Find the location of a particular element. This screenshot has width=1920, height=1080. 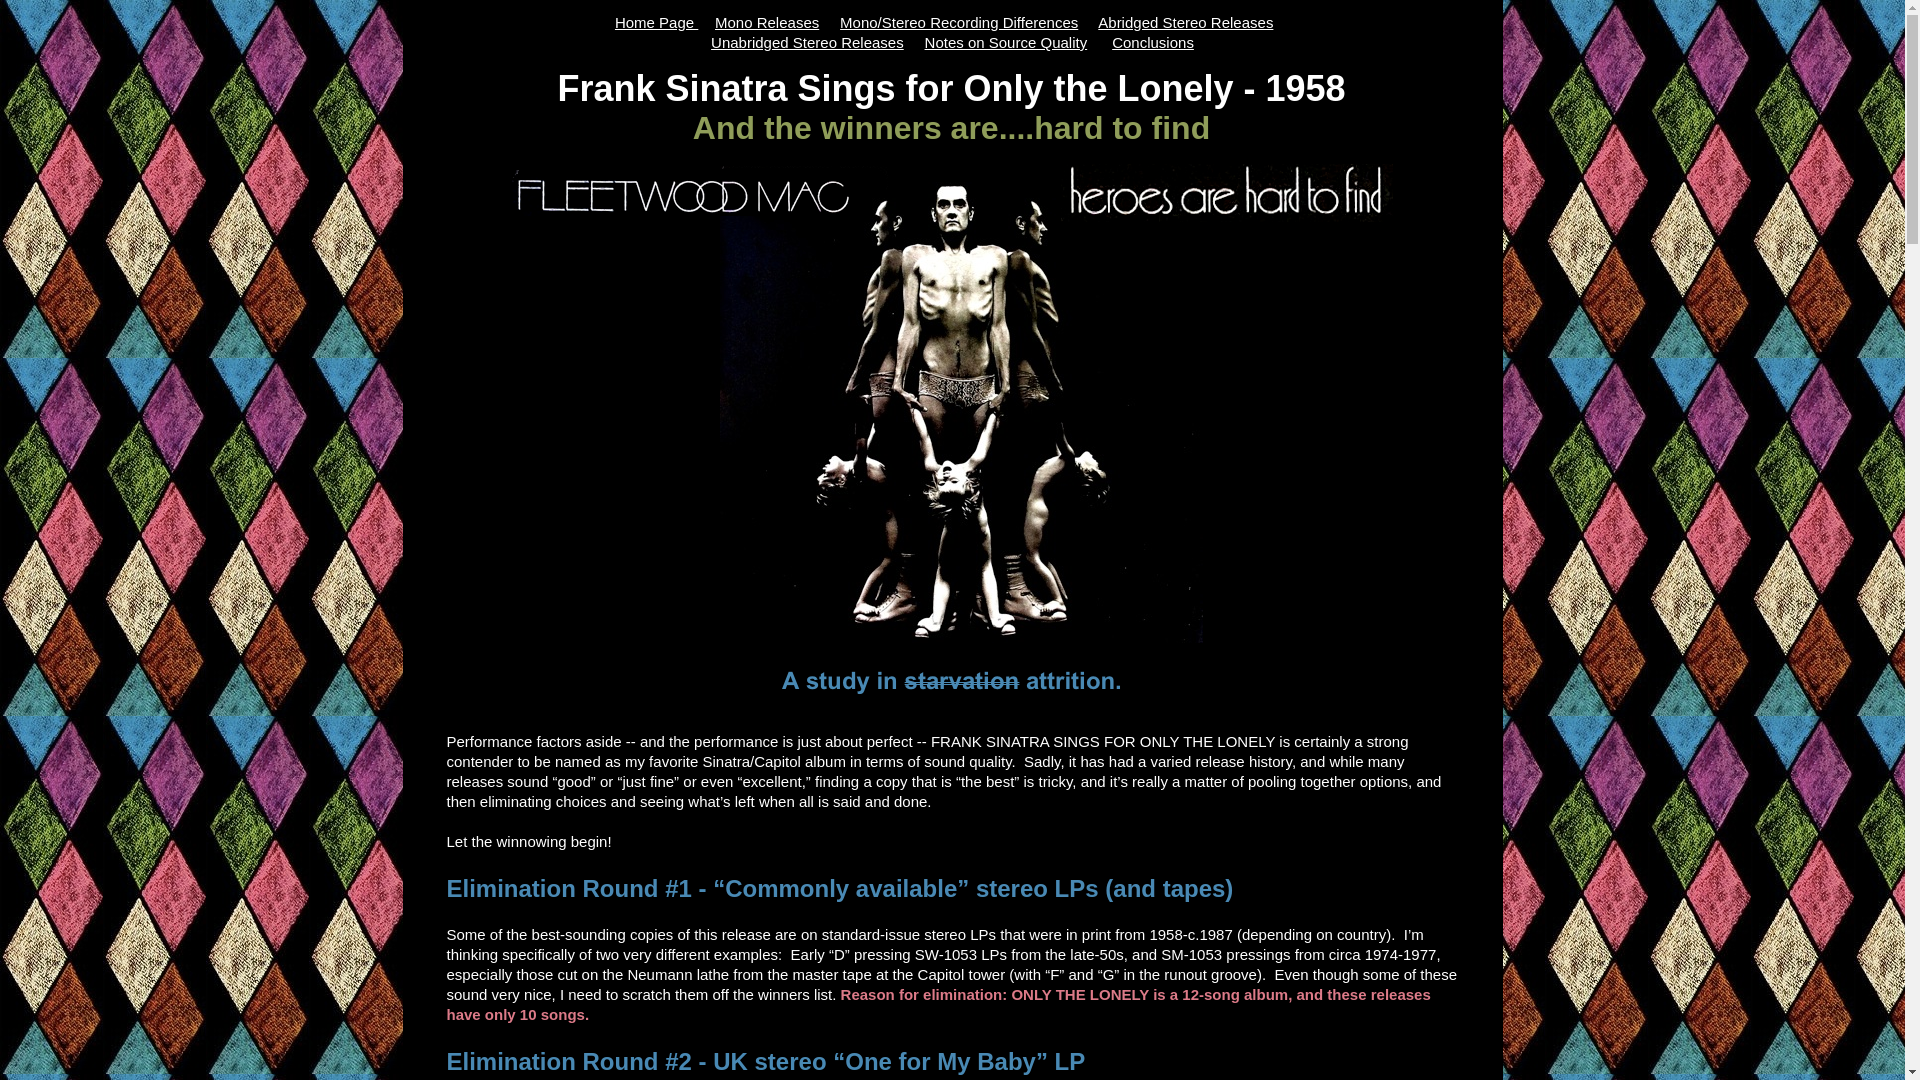

'Notes on Source Quality' is located at coordinates (1006, 42).